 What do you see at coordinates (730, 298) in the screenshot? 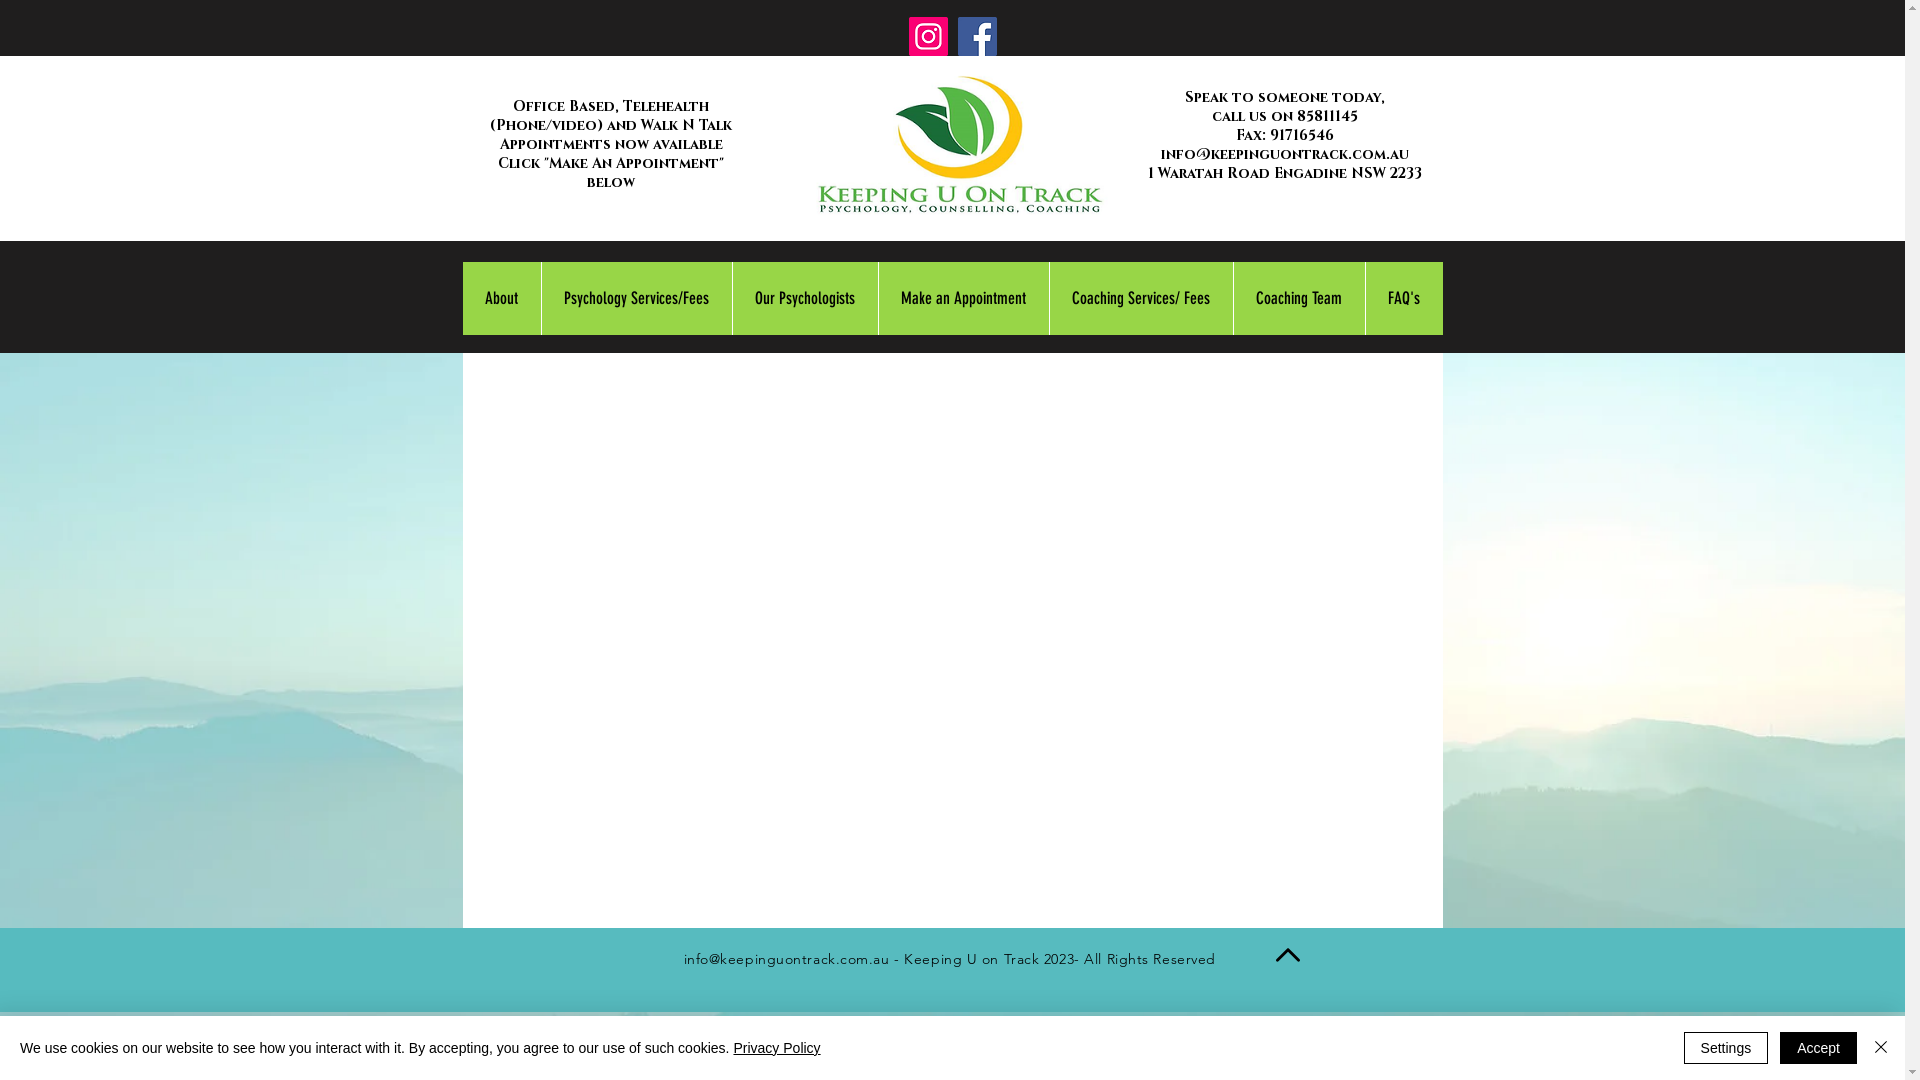
I see `'Our Psychologists'` at bounding box center [730, 298].